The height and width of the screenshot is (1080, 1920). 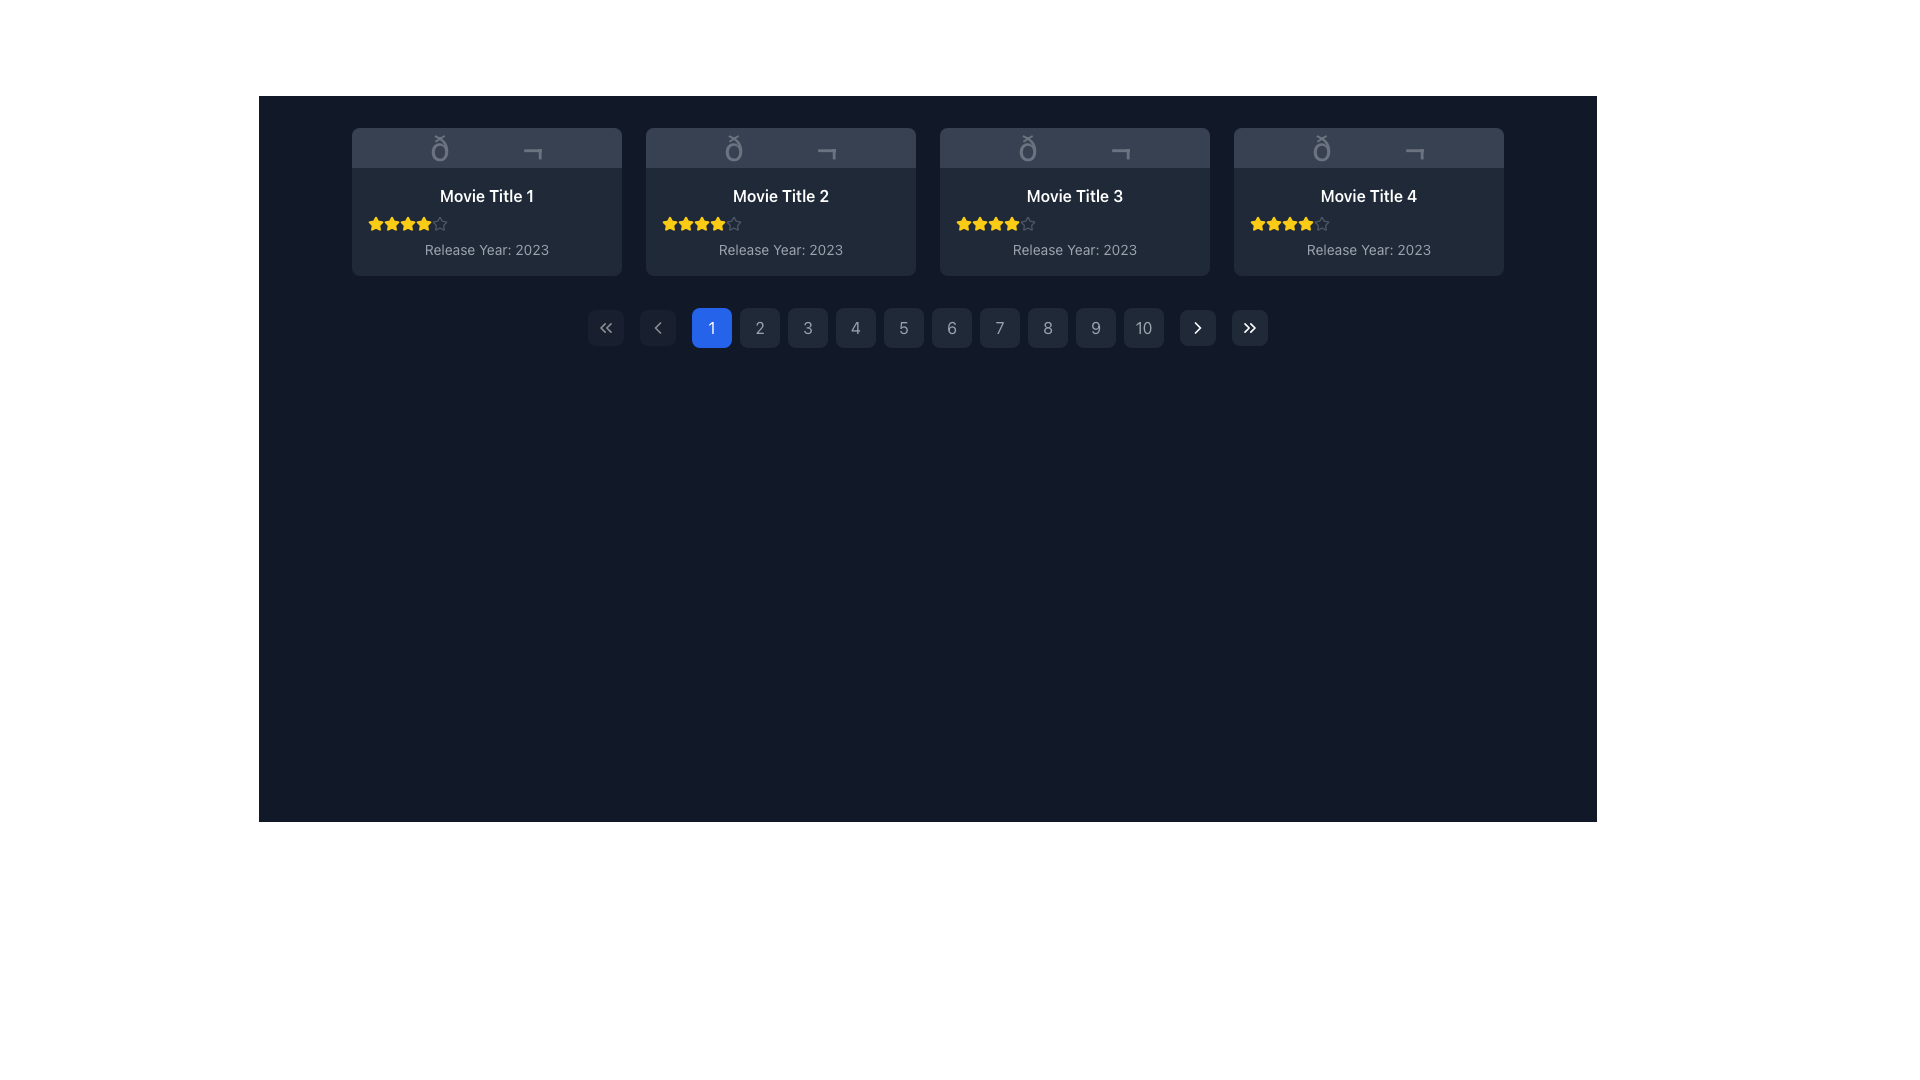 What do you see at coordinates (1143, 326) in the screenshot?
I see `the circular button with the number '10' that has a dark gray background and gray text to observe its hover effect` at bounding box center [1143, 326].